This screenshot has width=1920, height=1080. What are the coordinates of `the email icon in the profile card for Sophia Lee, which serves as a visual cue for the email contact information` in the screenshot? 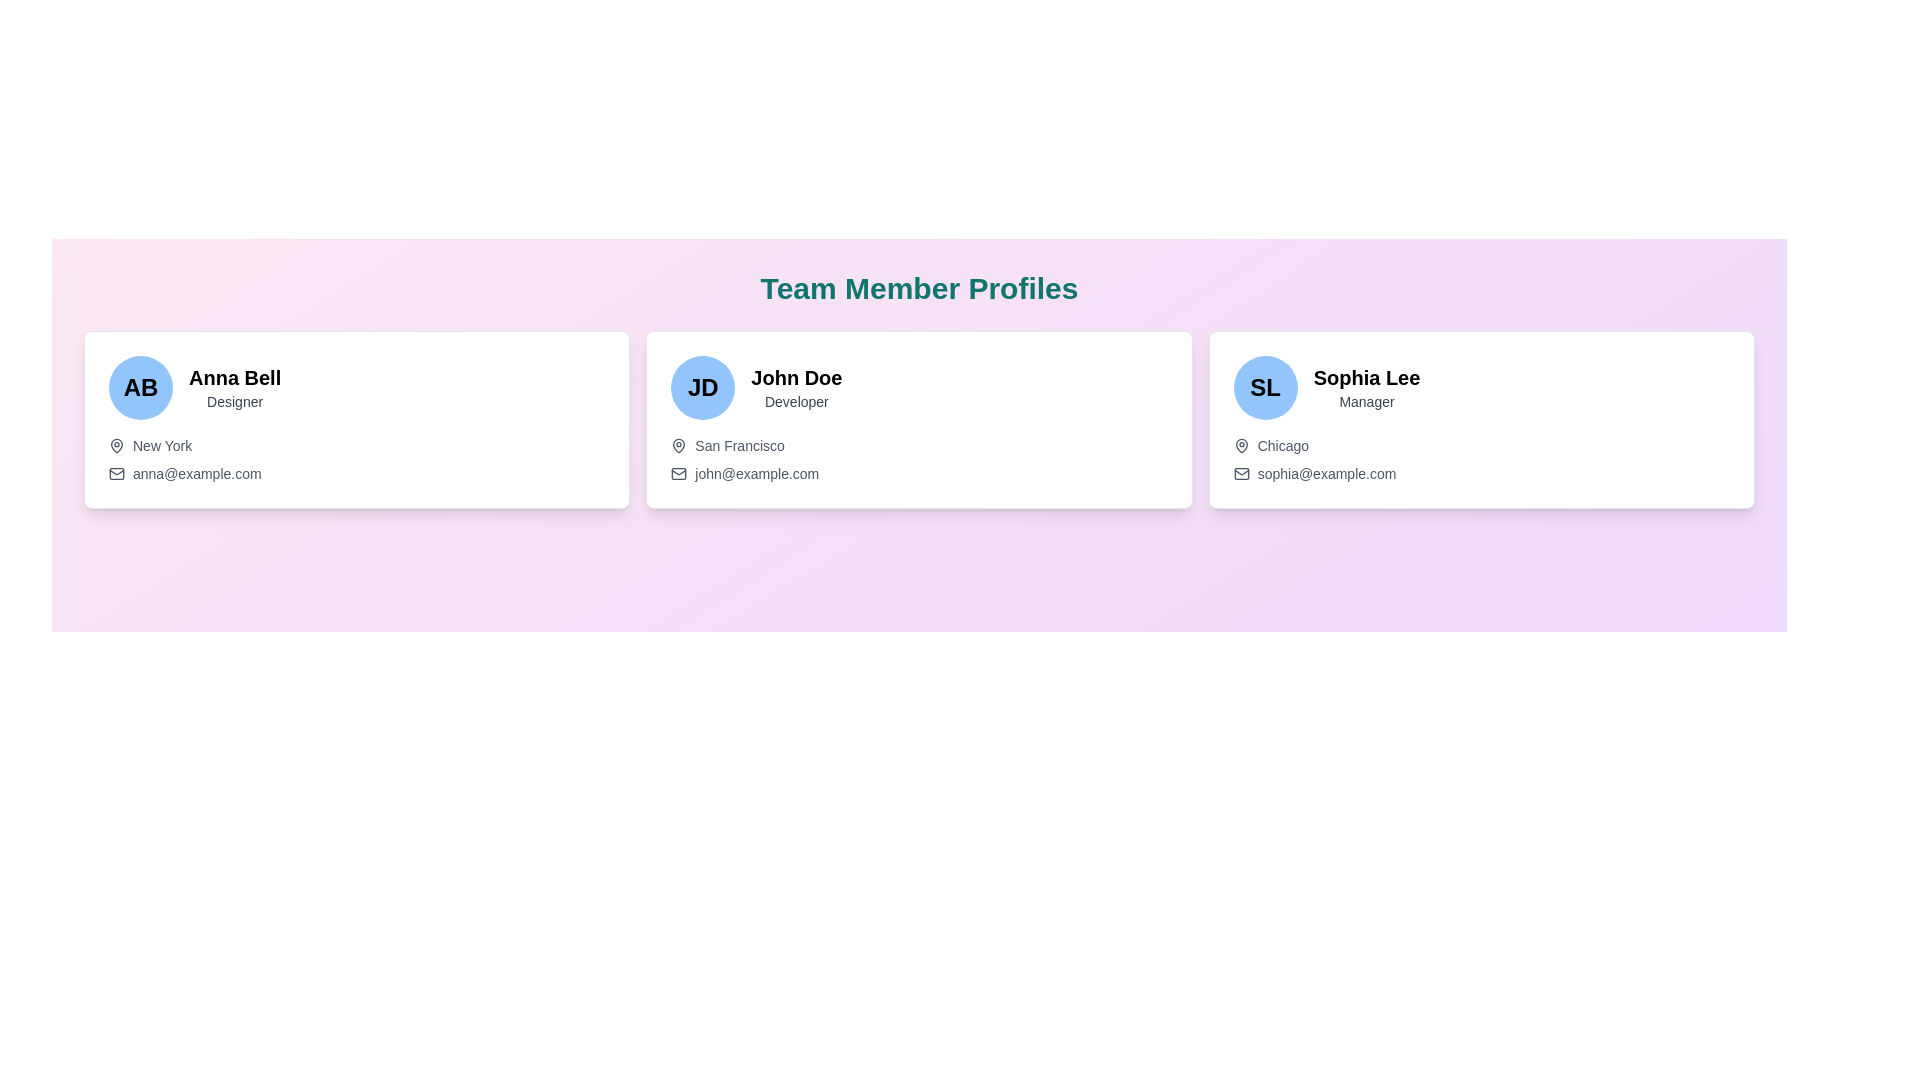 It's located at (1240, 474).